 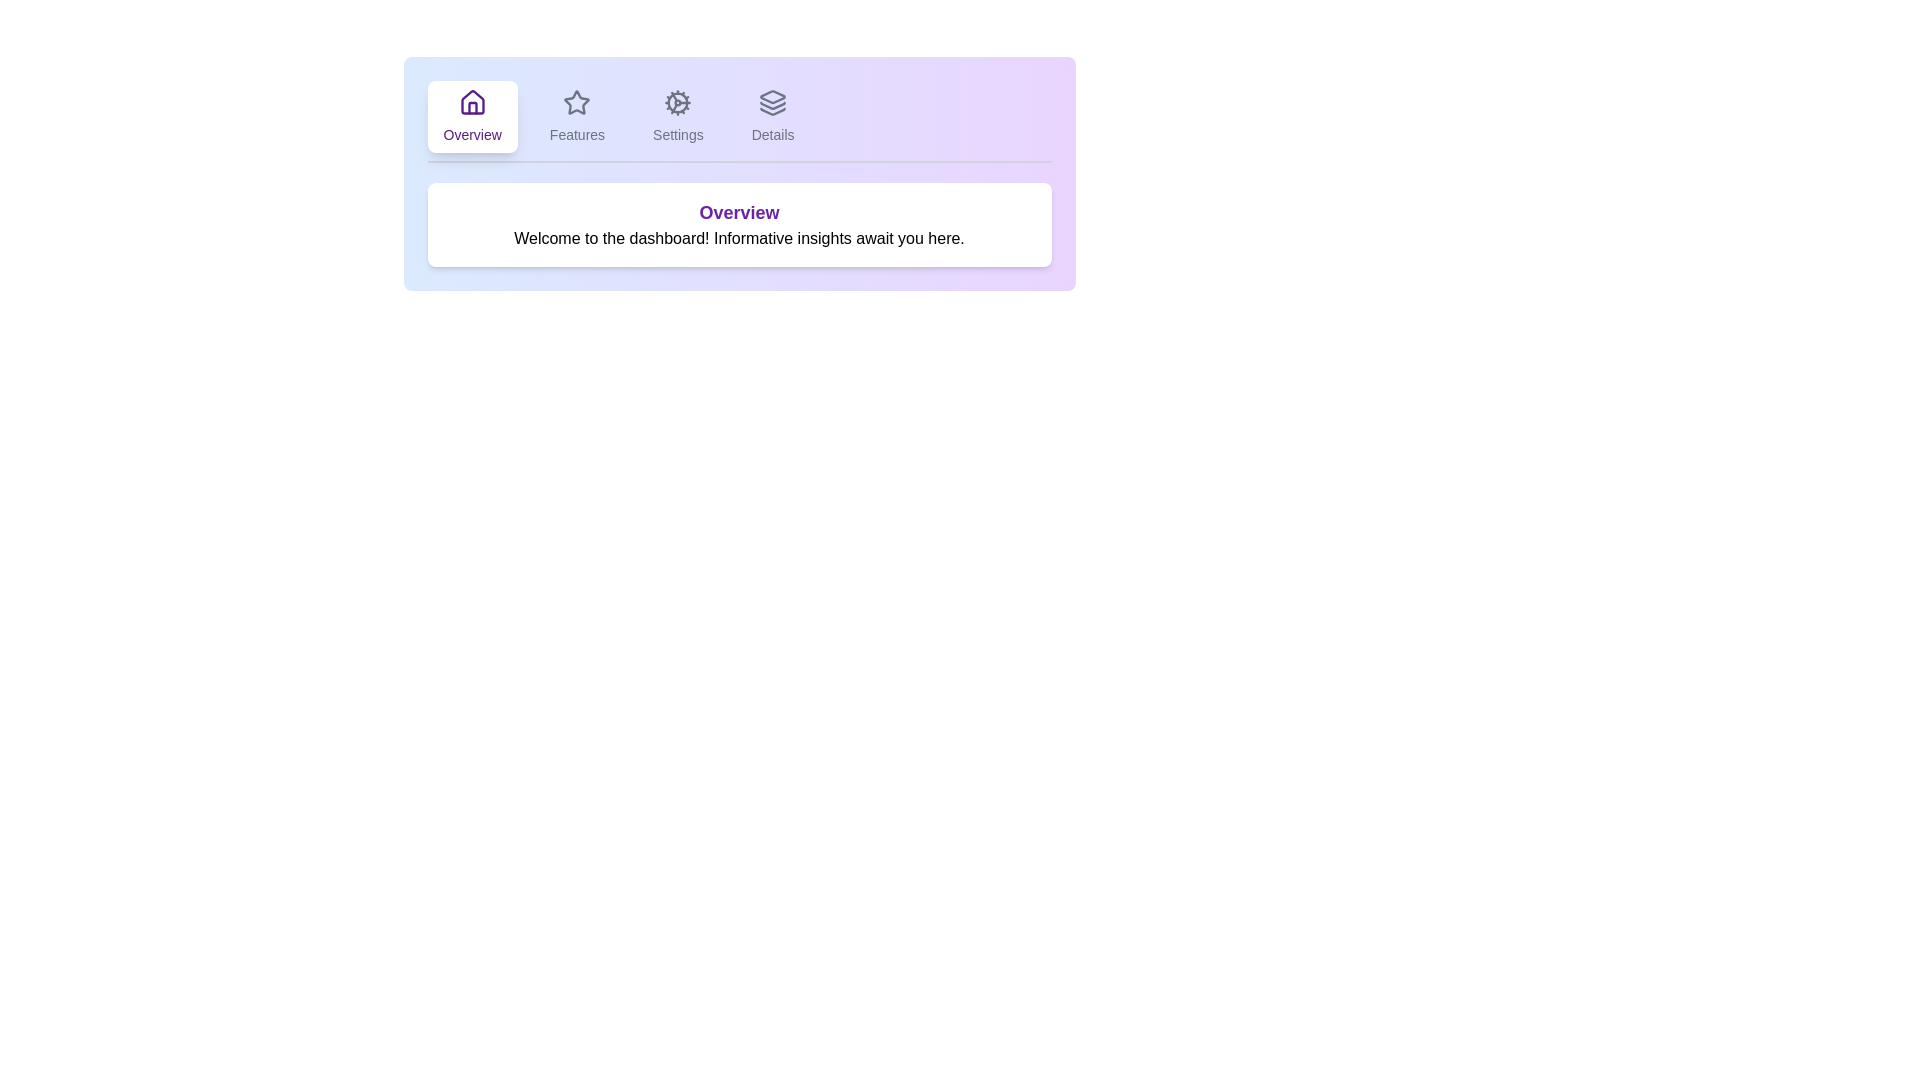 What do you see at coordinates (471, 116) in the screenshot?
I see `the tab labeled Overview` at bounding box center [471, 116].